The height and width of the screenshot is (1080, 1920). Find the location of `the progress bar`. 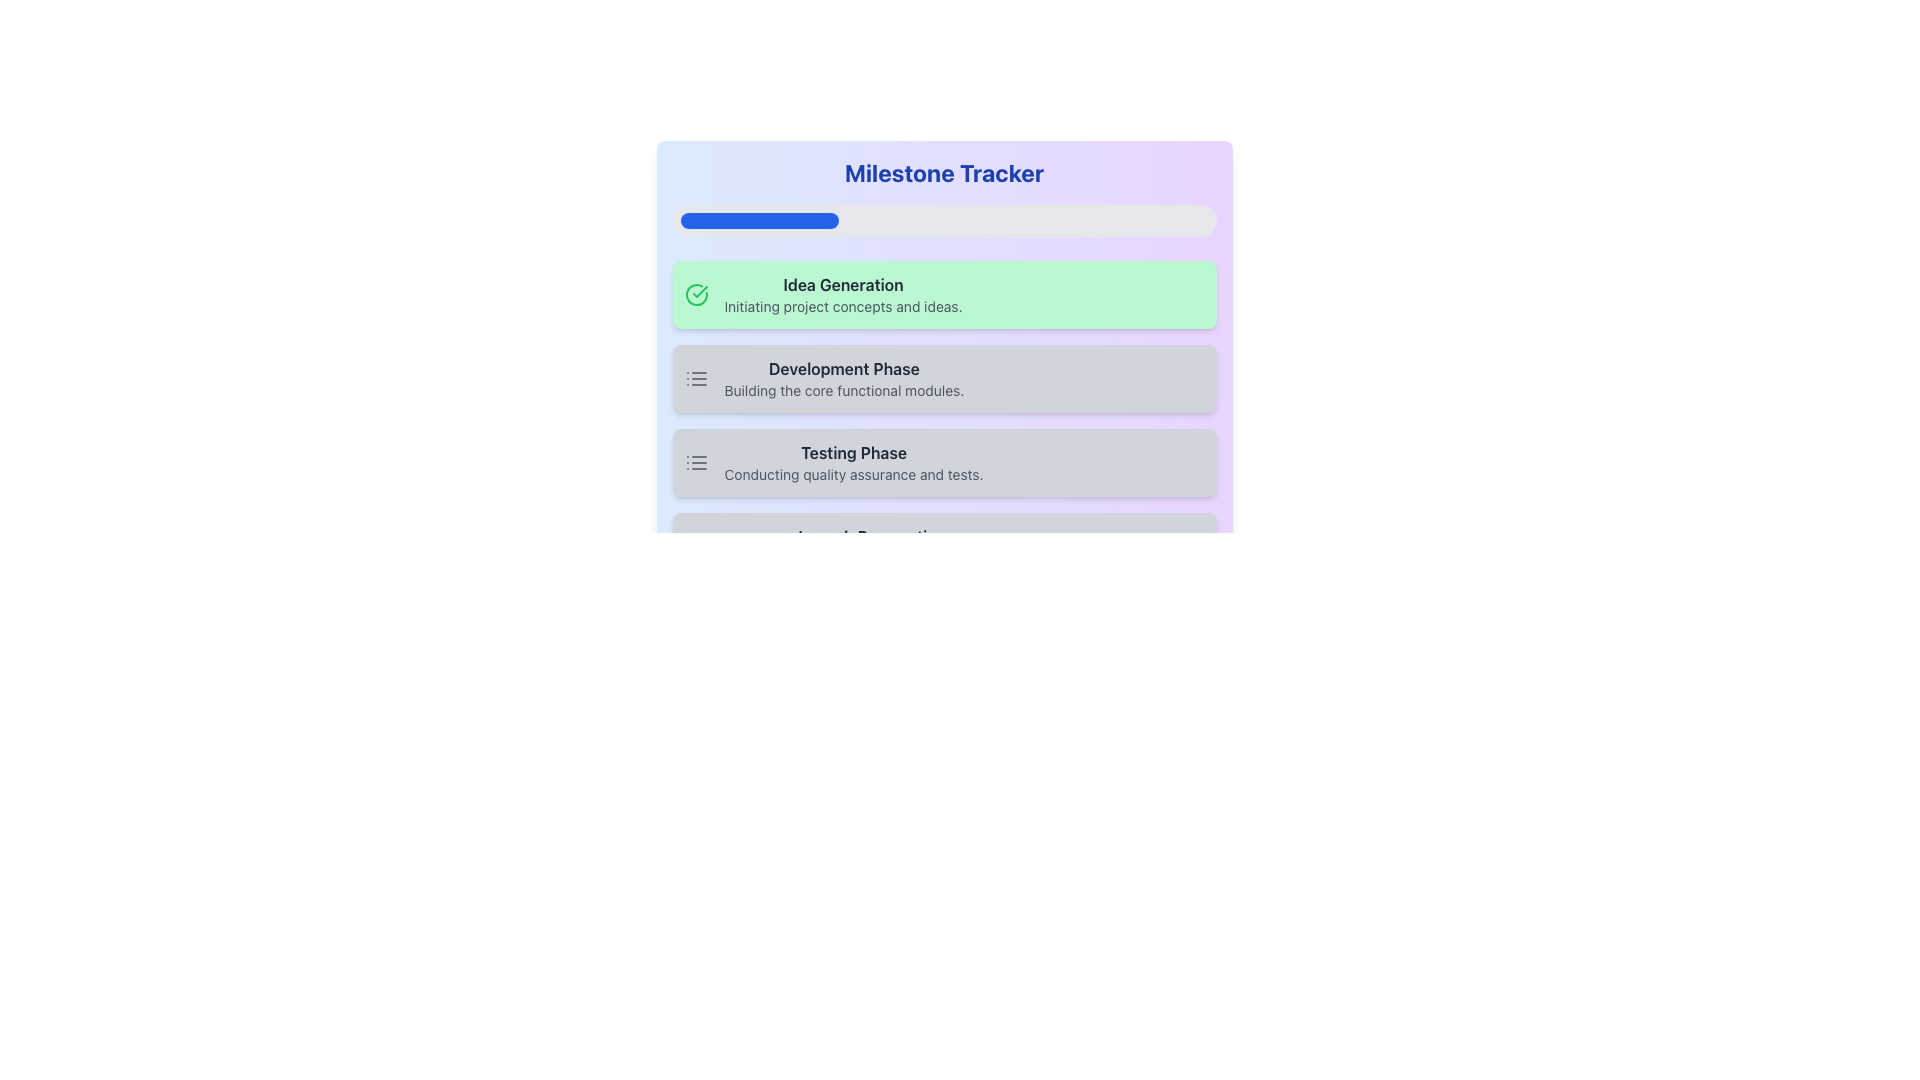

the progress bar is located at coordinates (977, 220).